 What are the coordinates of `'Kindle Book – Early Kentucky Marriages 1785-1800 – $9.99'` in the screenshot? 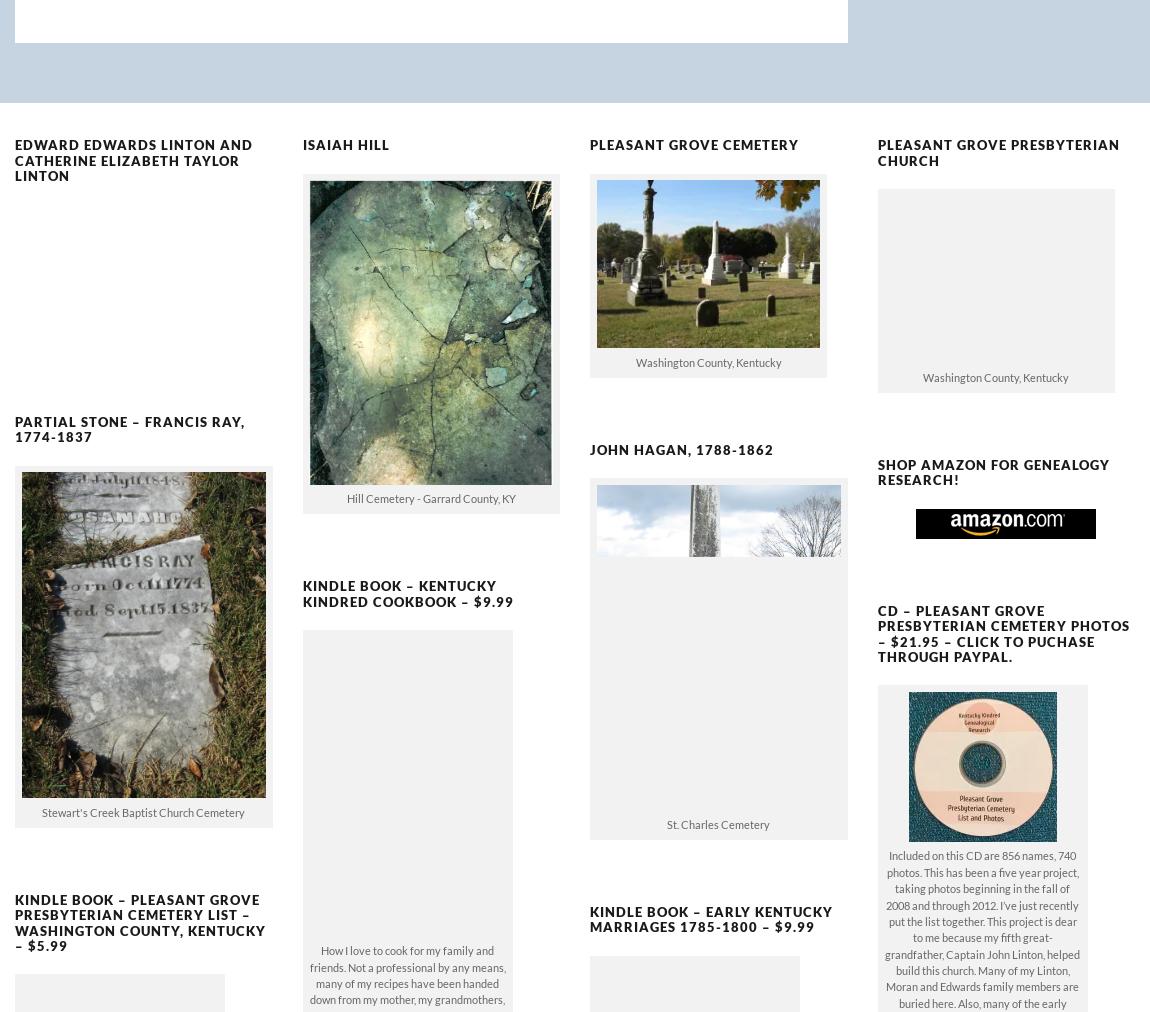 It's located at (710, 886).